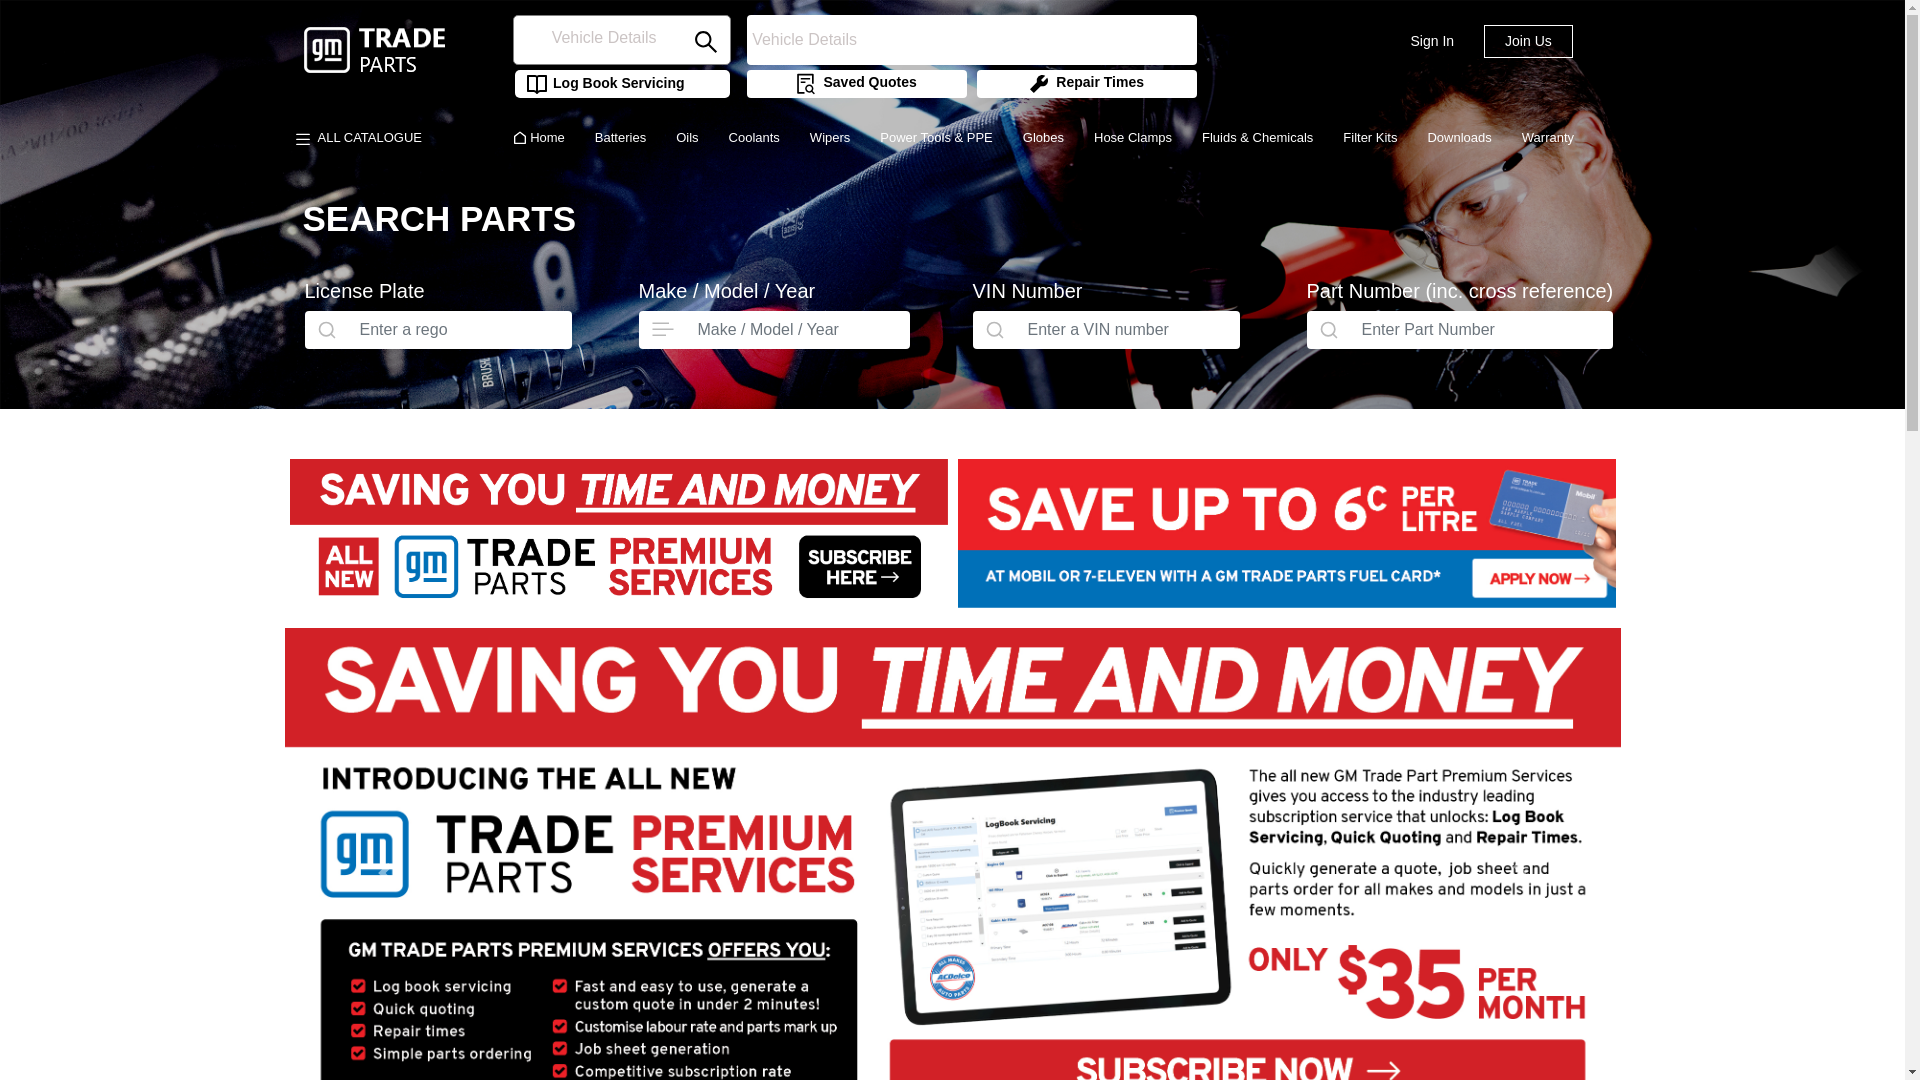 The height and width of the screenshot is (1080, 1920). I want to click on 'Wipers', so click(794, 137).